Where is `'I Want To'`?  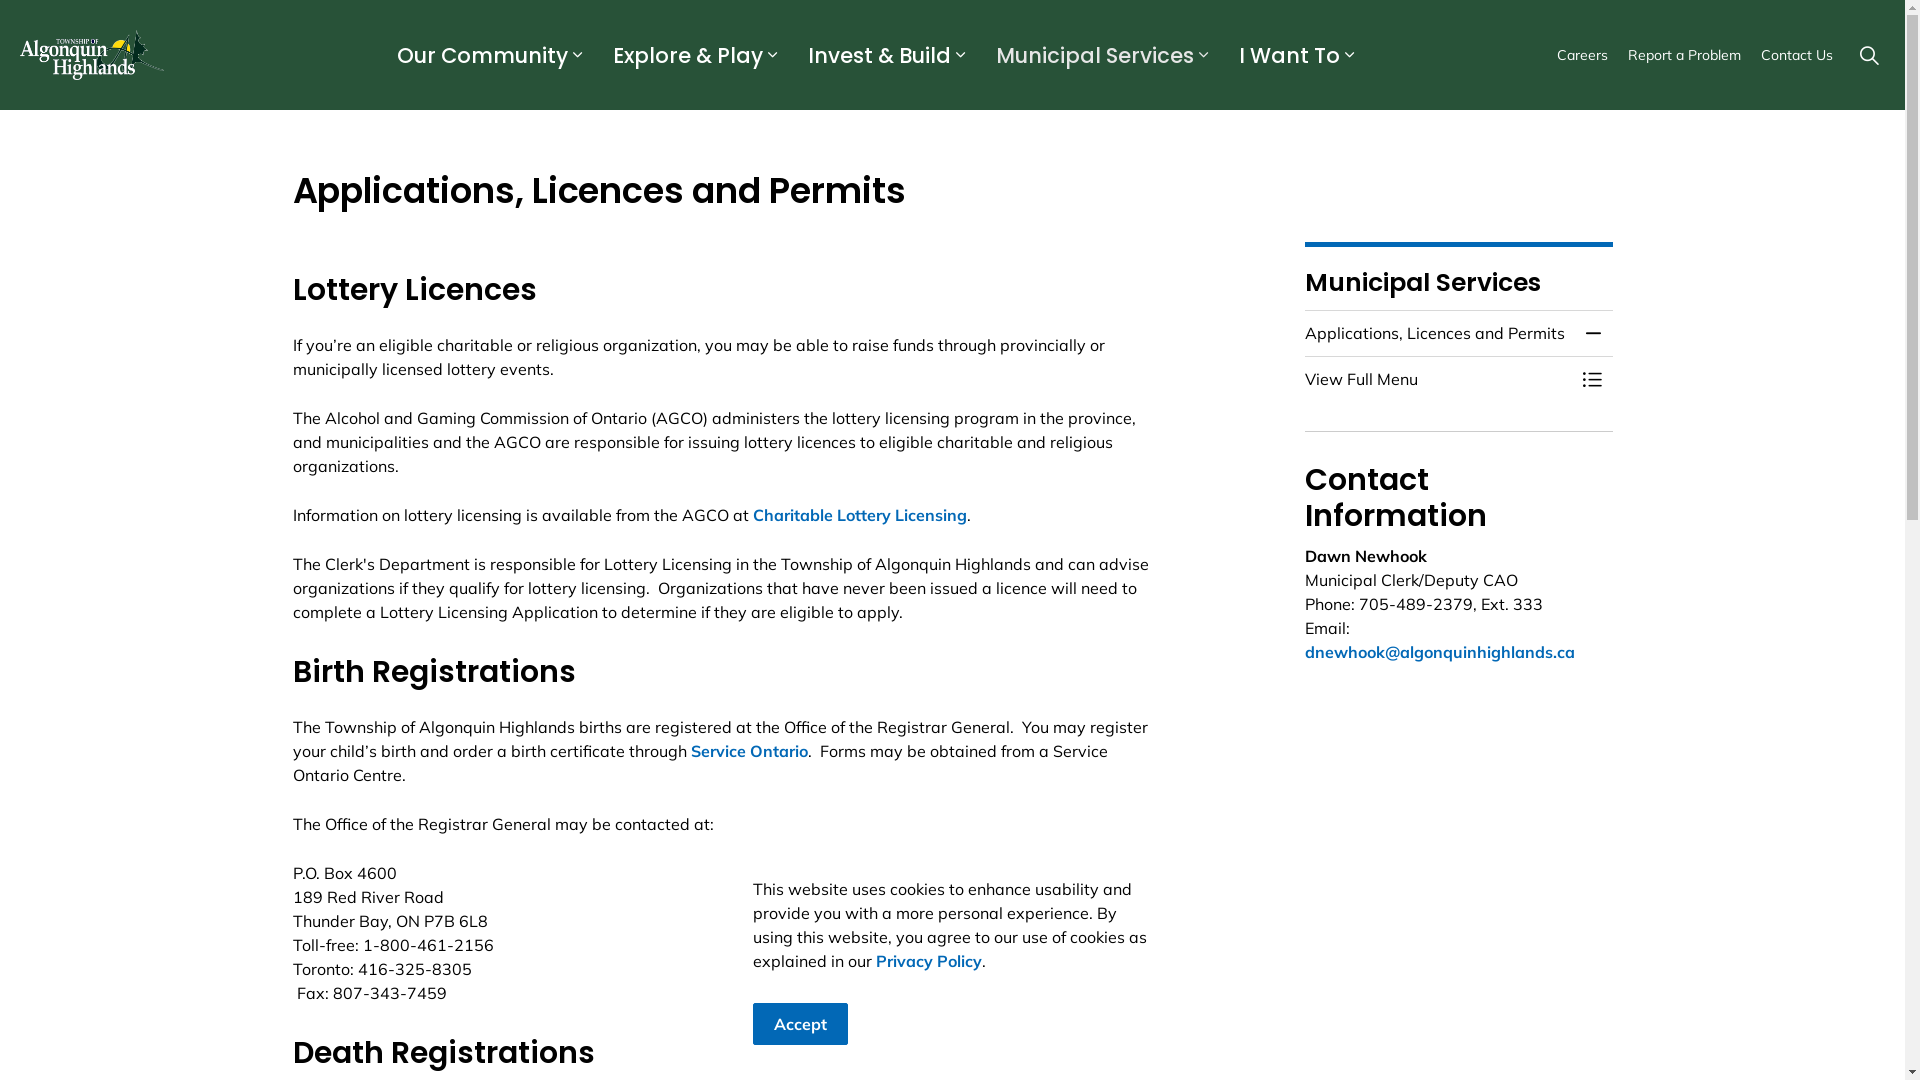
'I Want To' is located at coordinates (1286, 53).